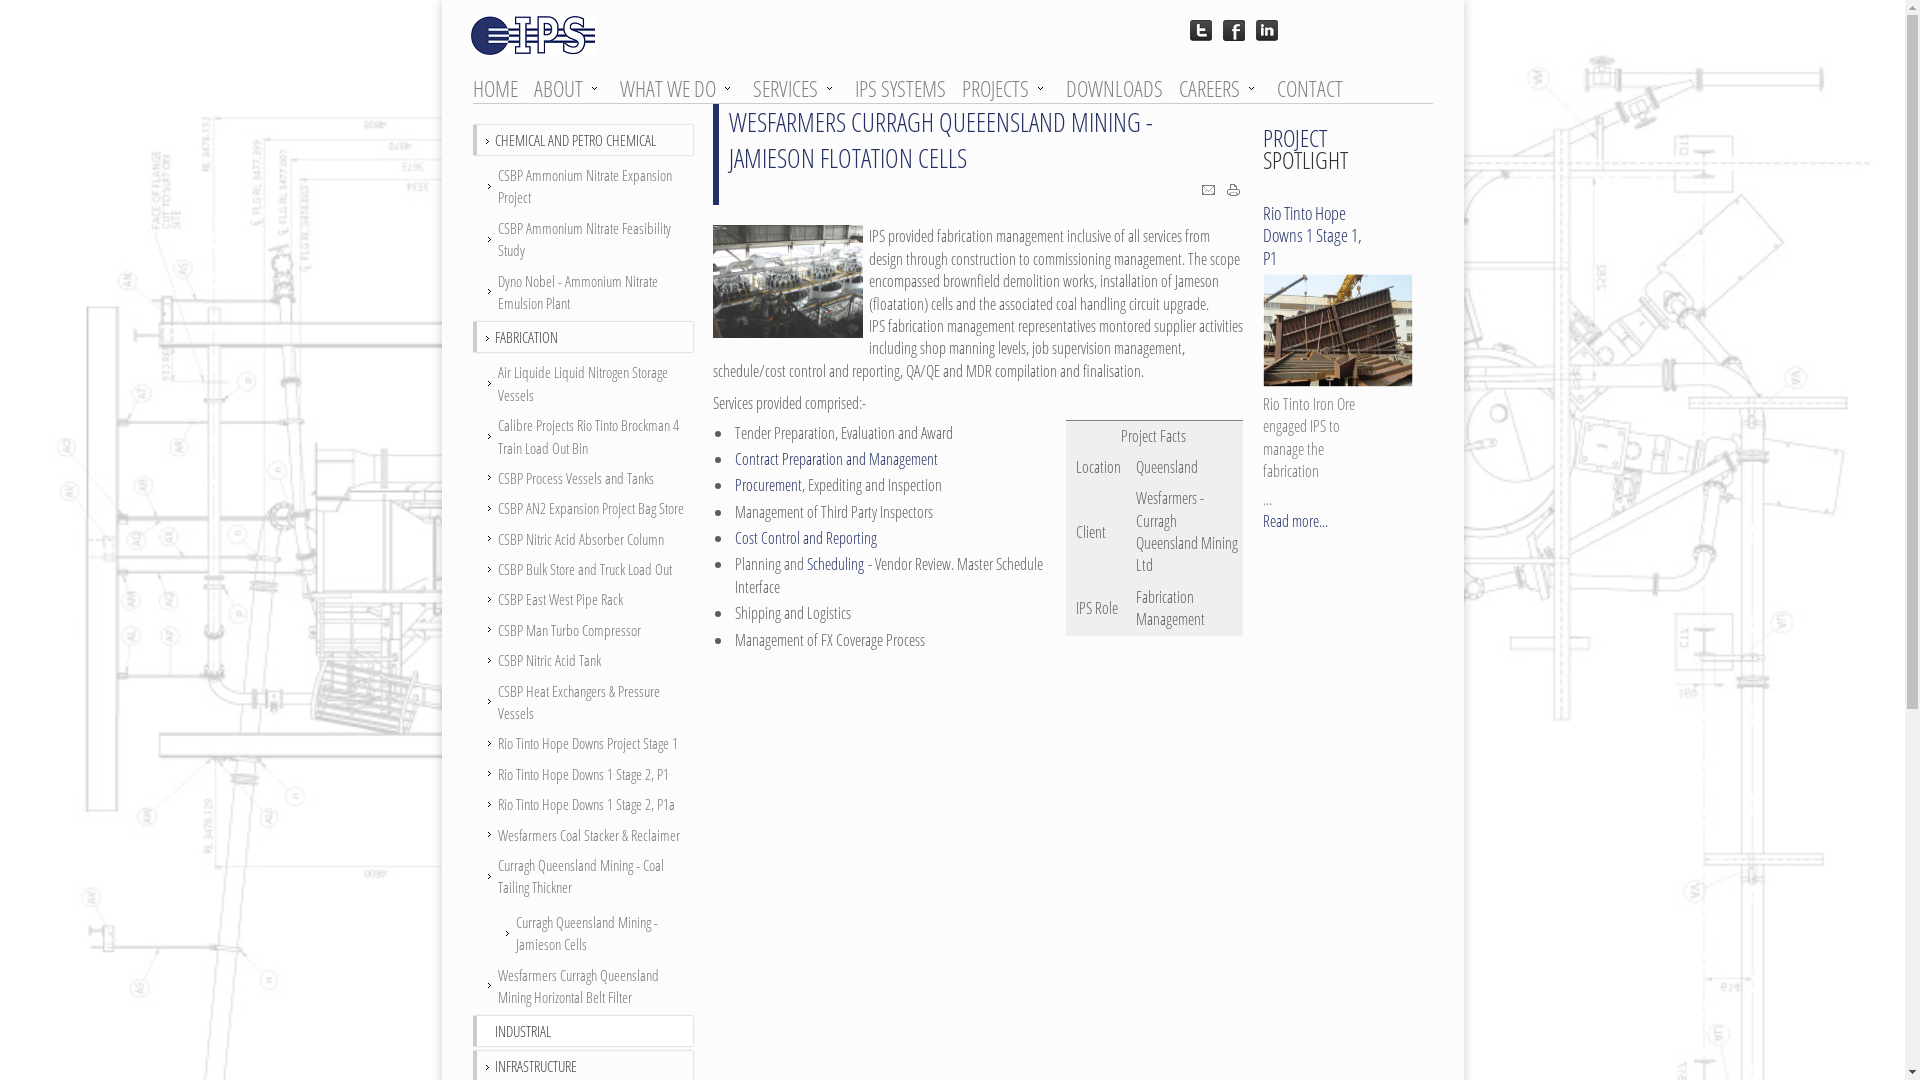  What do you see at coordinates (583, 435) in the screenshot?
I see `'Calibre Projects Rio Tinto Brockman 4 Train Load Out Bin'` at bounding box center [583, 435].